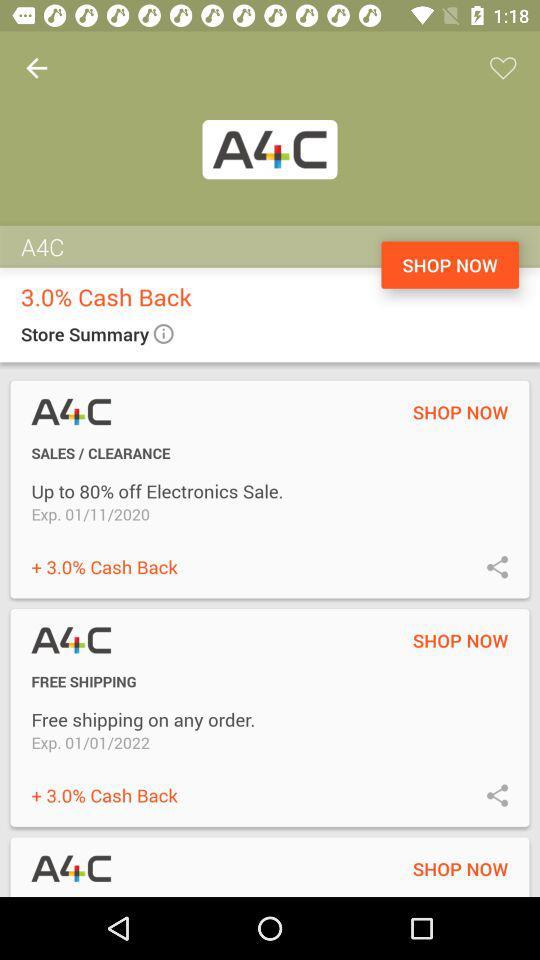 The height and width of the screenshot is (960, 540). Describe the element at coordinates (496, 566) in the screenshot. I see `share option` at that location.